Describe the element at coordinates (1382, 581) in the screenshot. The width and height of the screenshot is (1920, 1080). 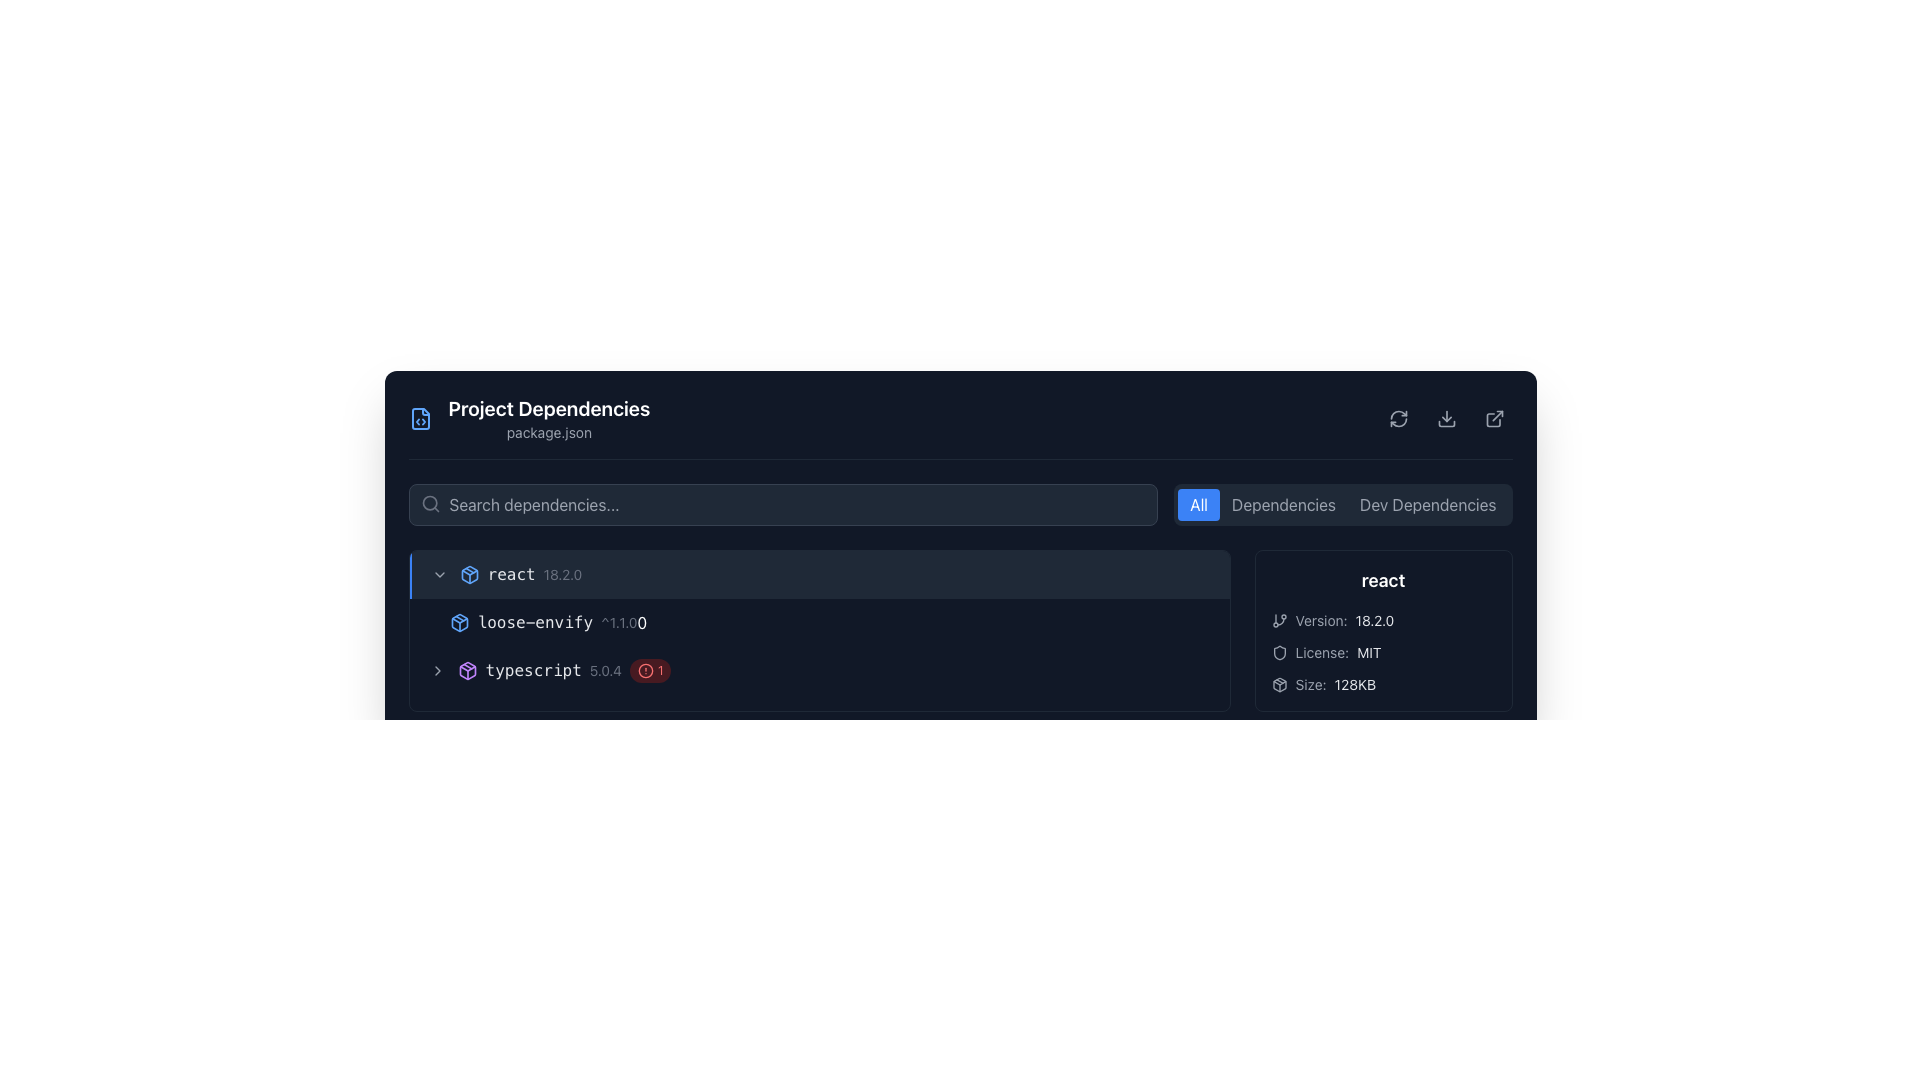
I see `the text block labeled 'react' that is styled with a large, bold font and positioned at the top center of a rounded, bordered card with a dark background` at that location.